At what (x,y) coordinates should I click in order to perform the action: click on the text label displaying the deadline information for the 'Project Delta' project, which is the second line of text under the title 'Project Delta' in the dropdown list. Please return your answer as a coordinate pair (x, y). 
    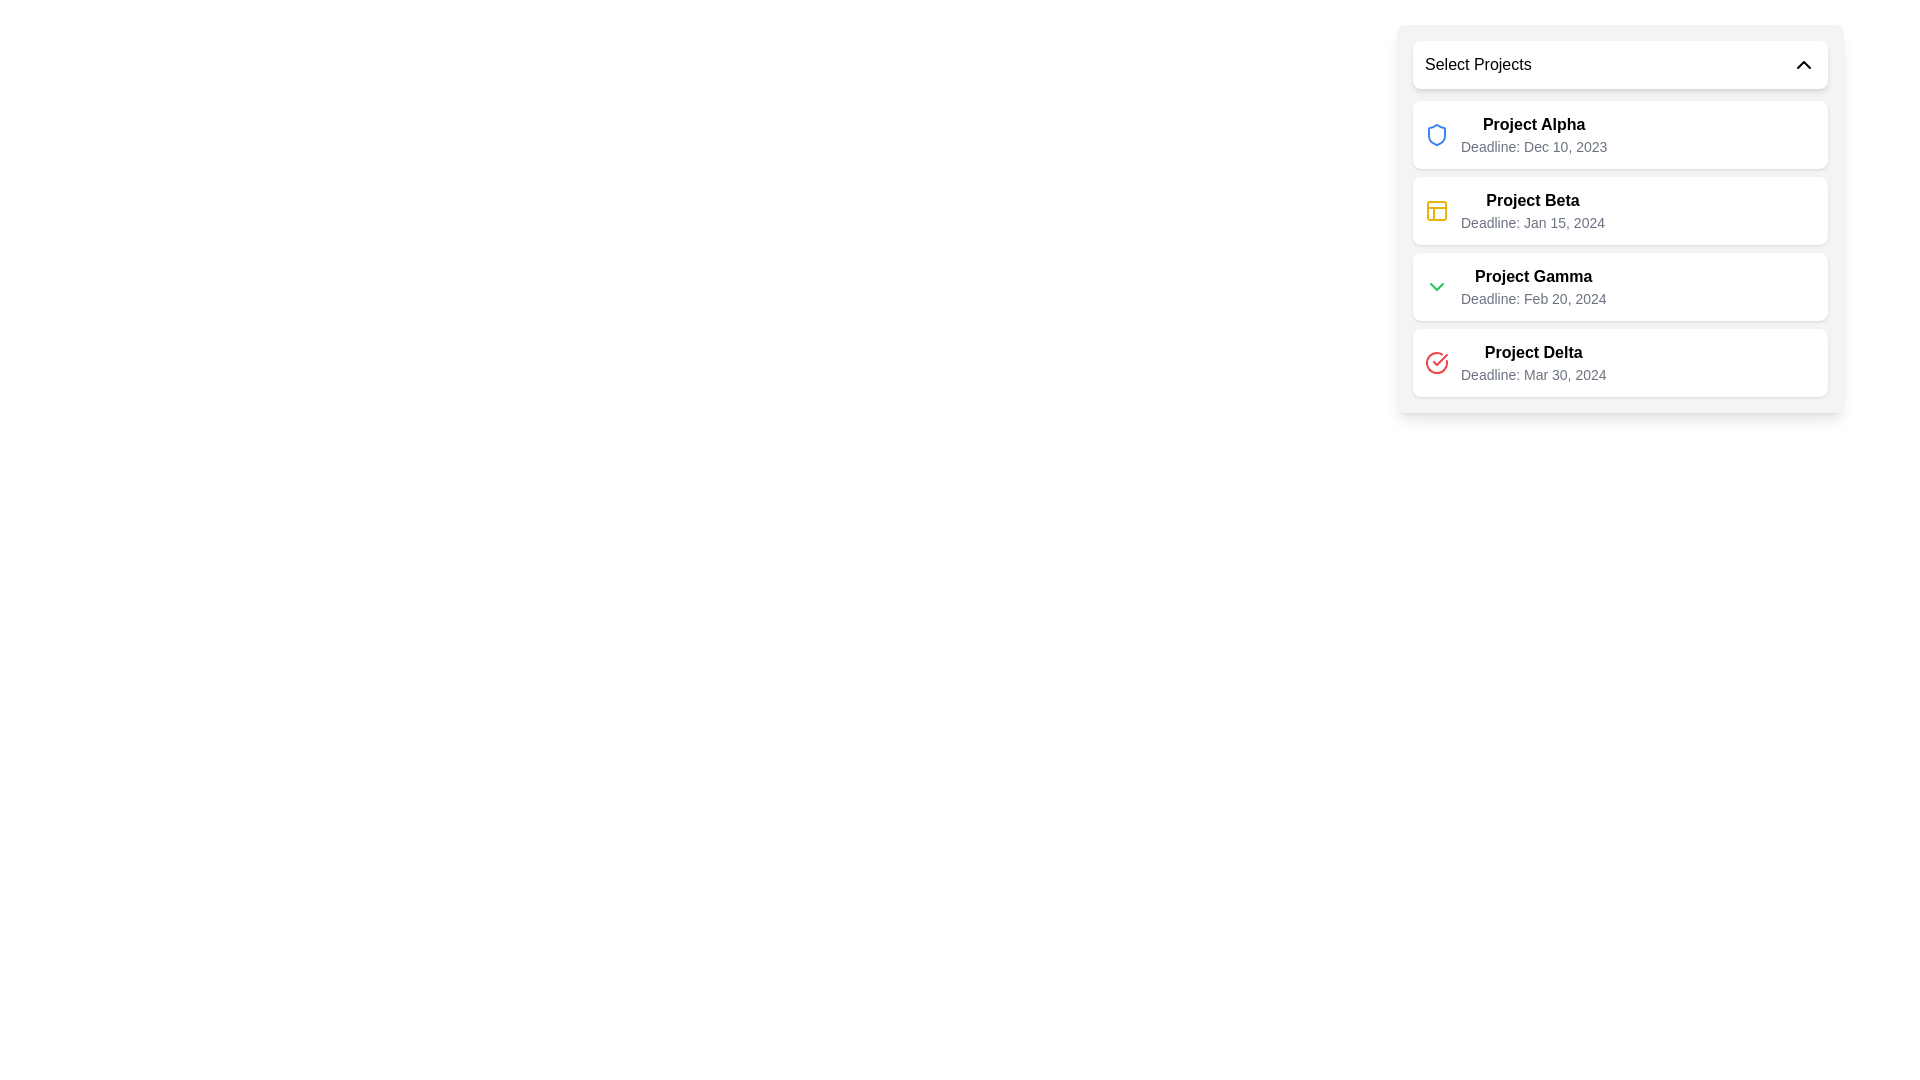
    Looking at the image, I should click on (1532, 374).